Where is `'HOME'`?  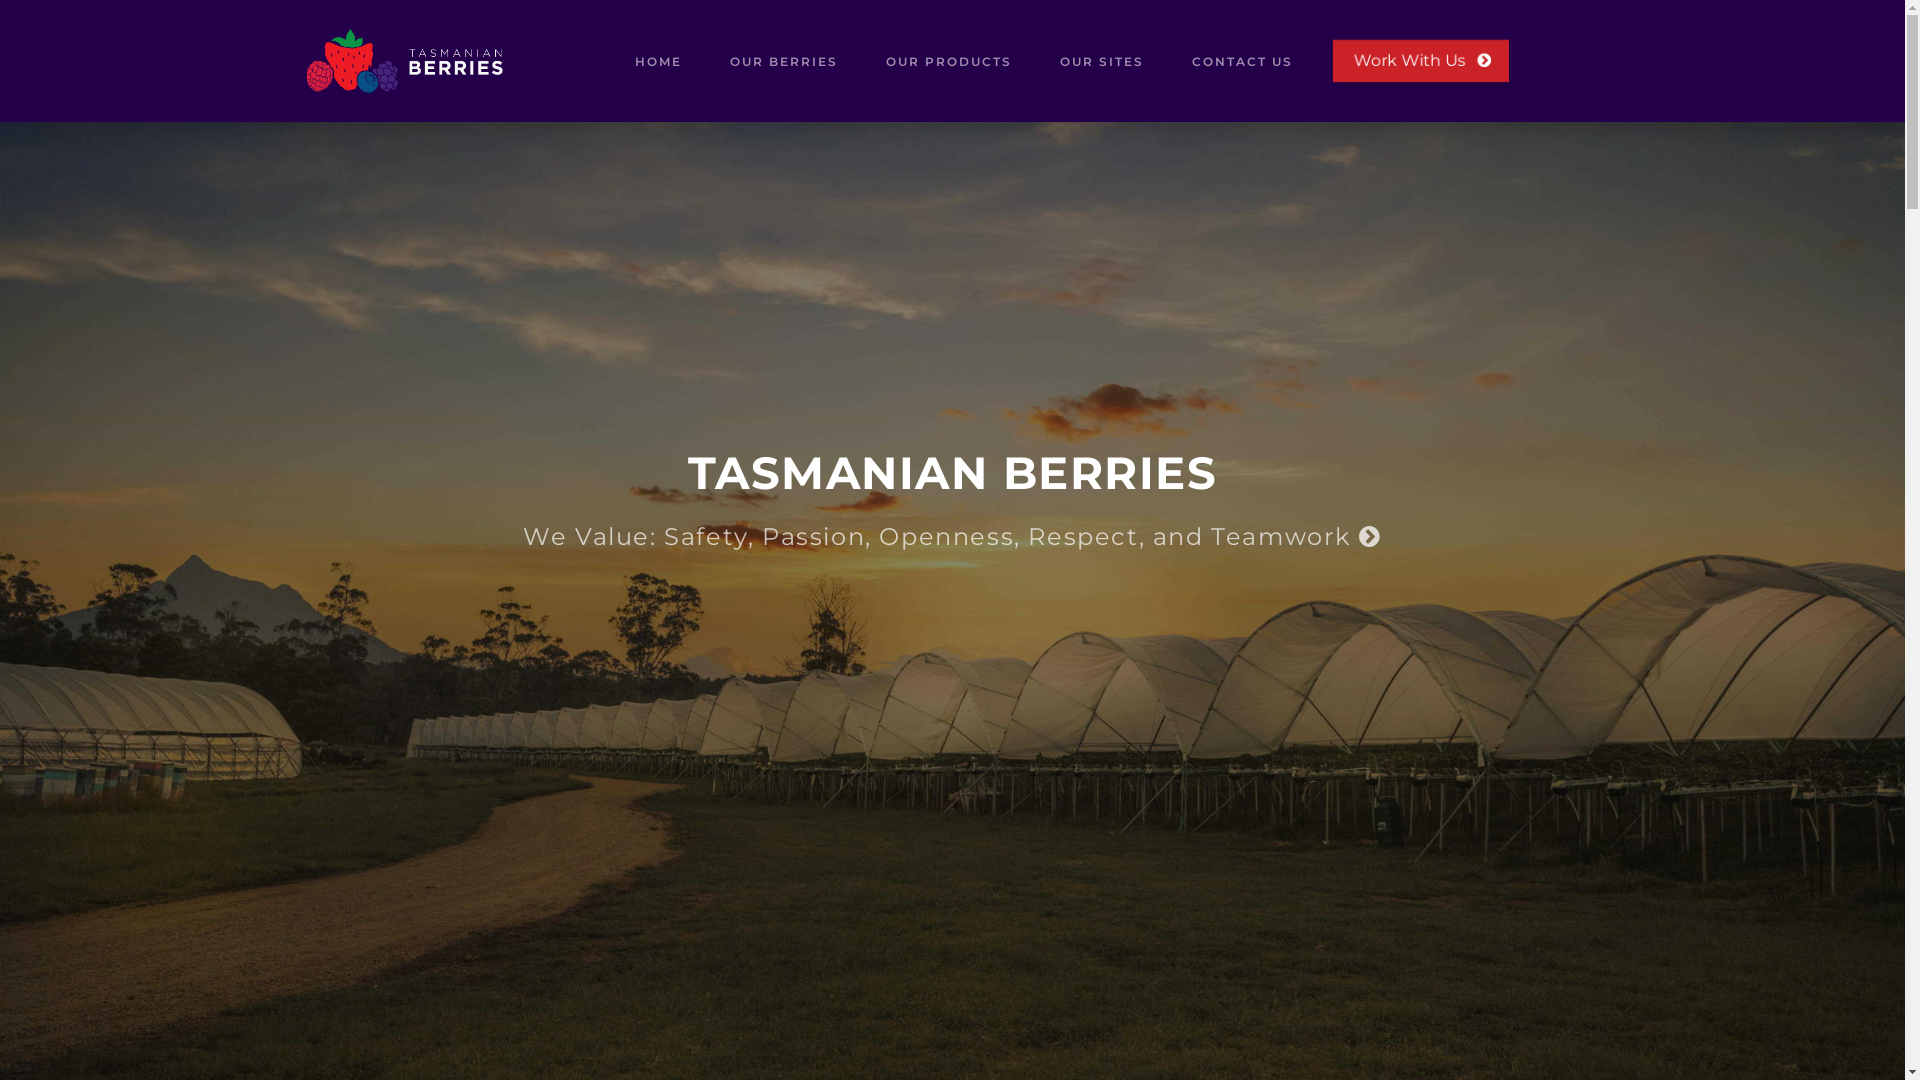 'HOME' is located at coordinates (658, 60).